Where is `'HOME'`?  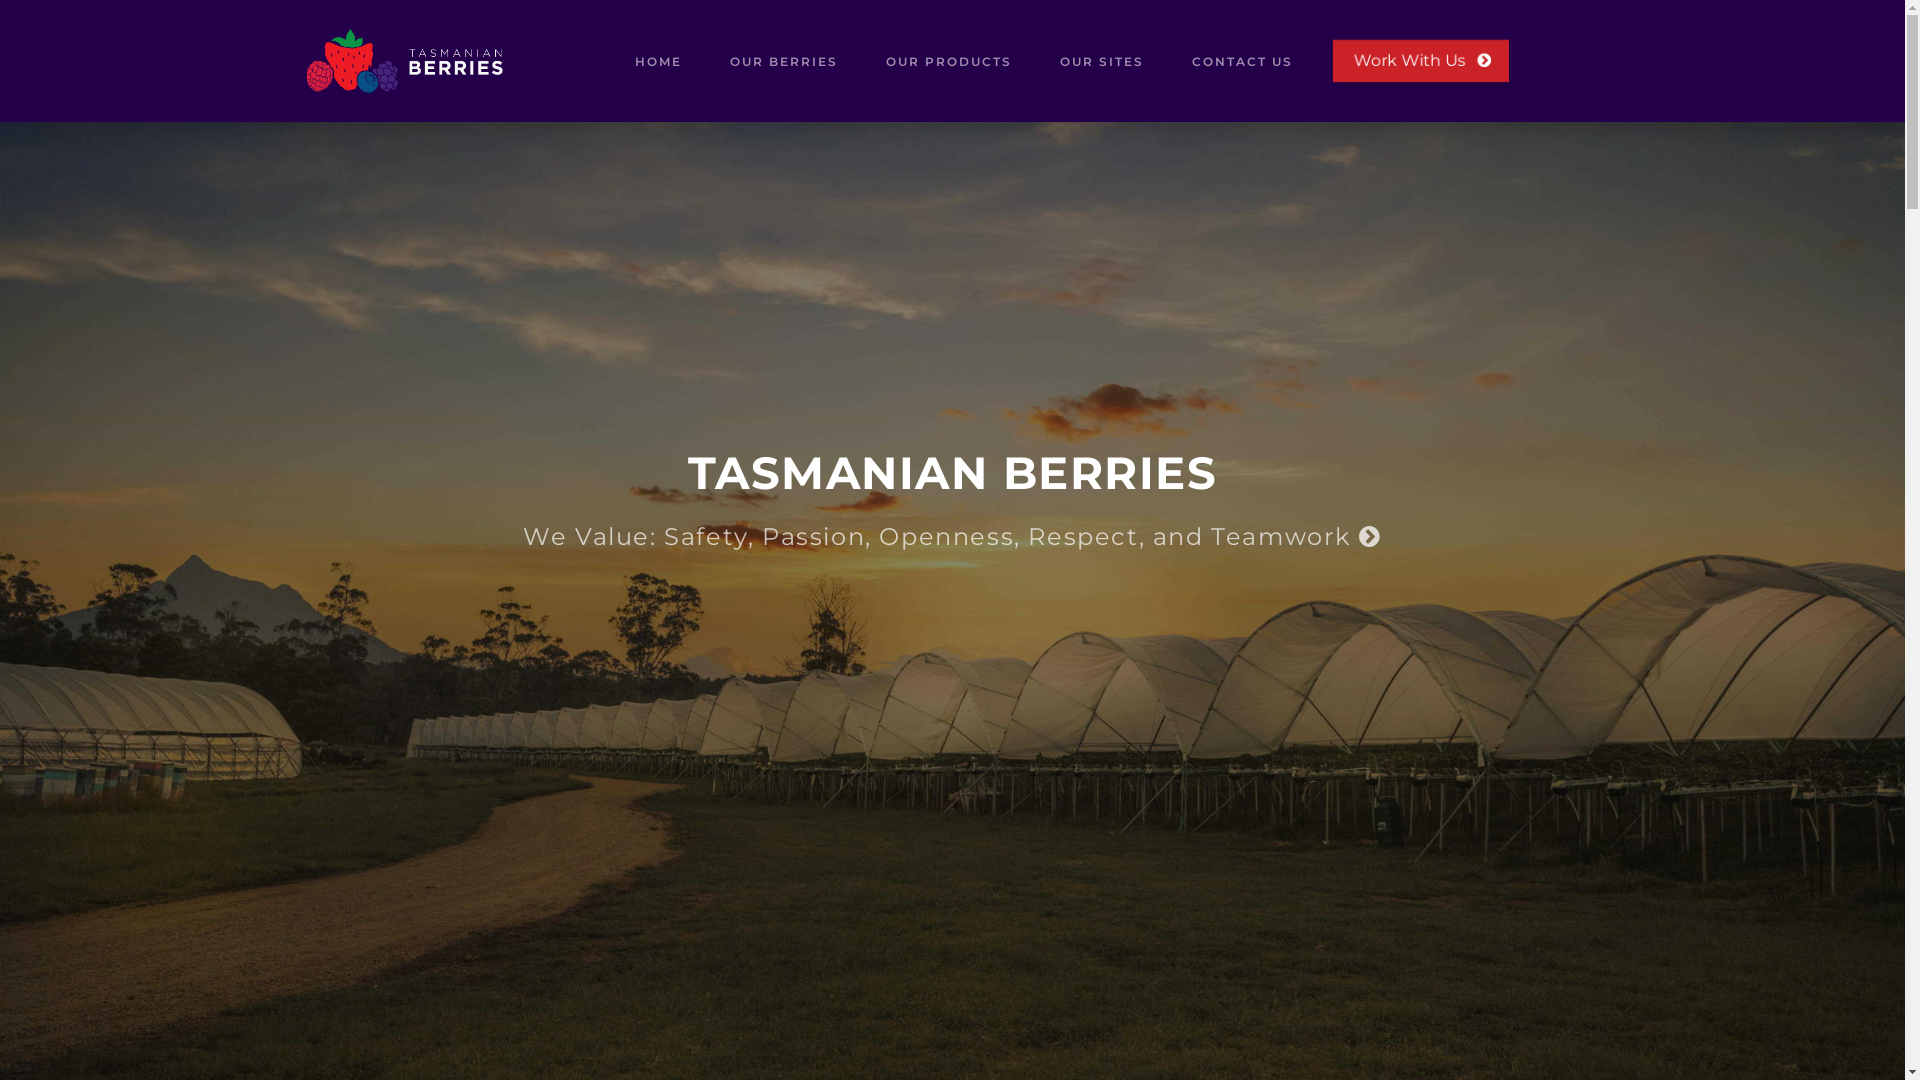 'HOME' is located at coordinates (658, 60).